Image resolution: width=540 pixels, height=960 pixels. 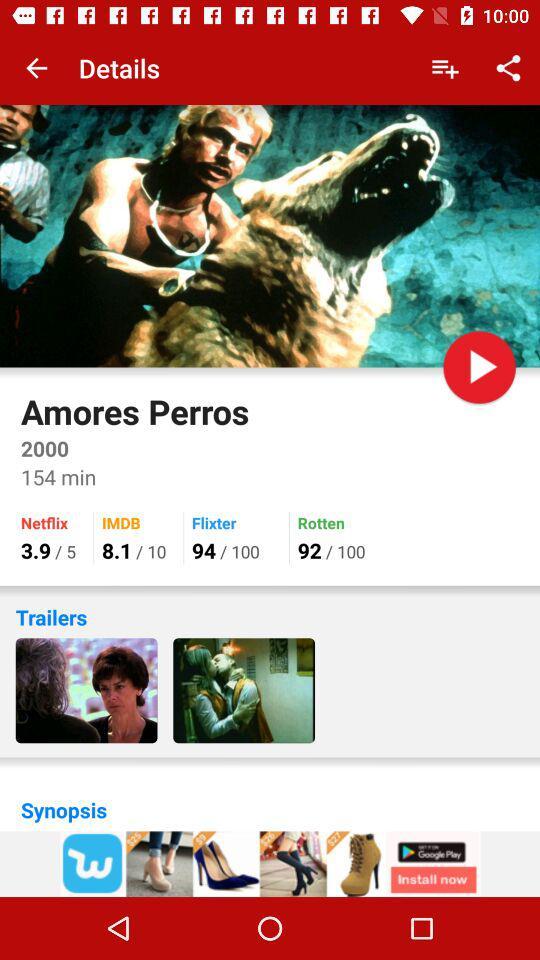 I want to click on option, so click(x=478, y=366).